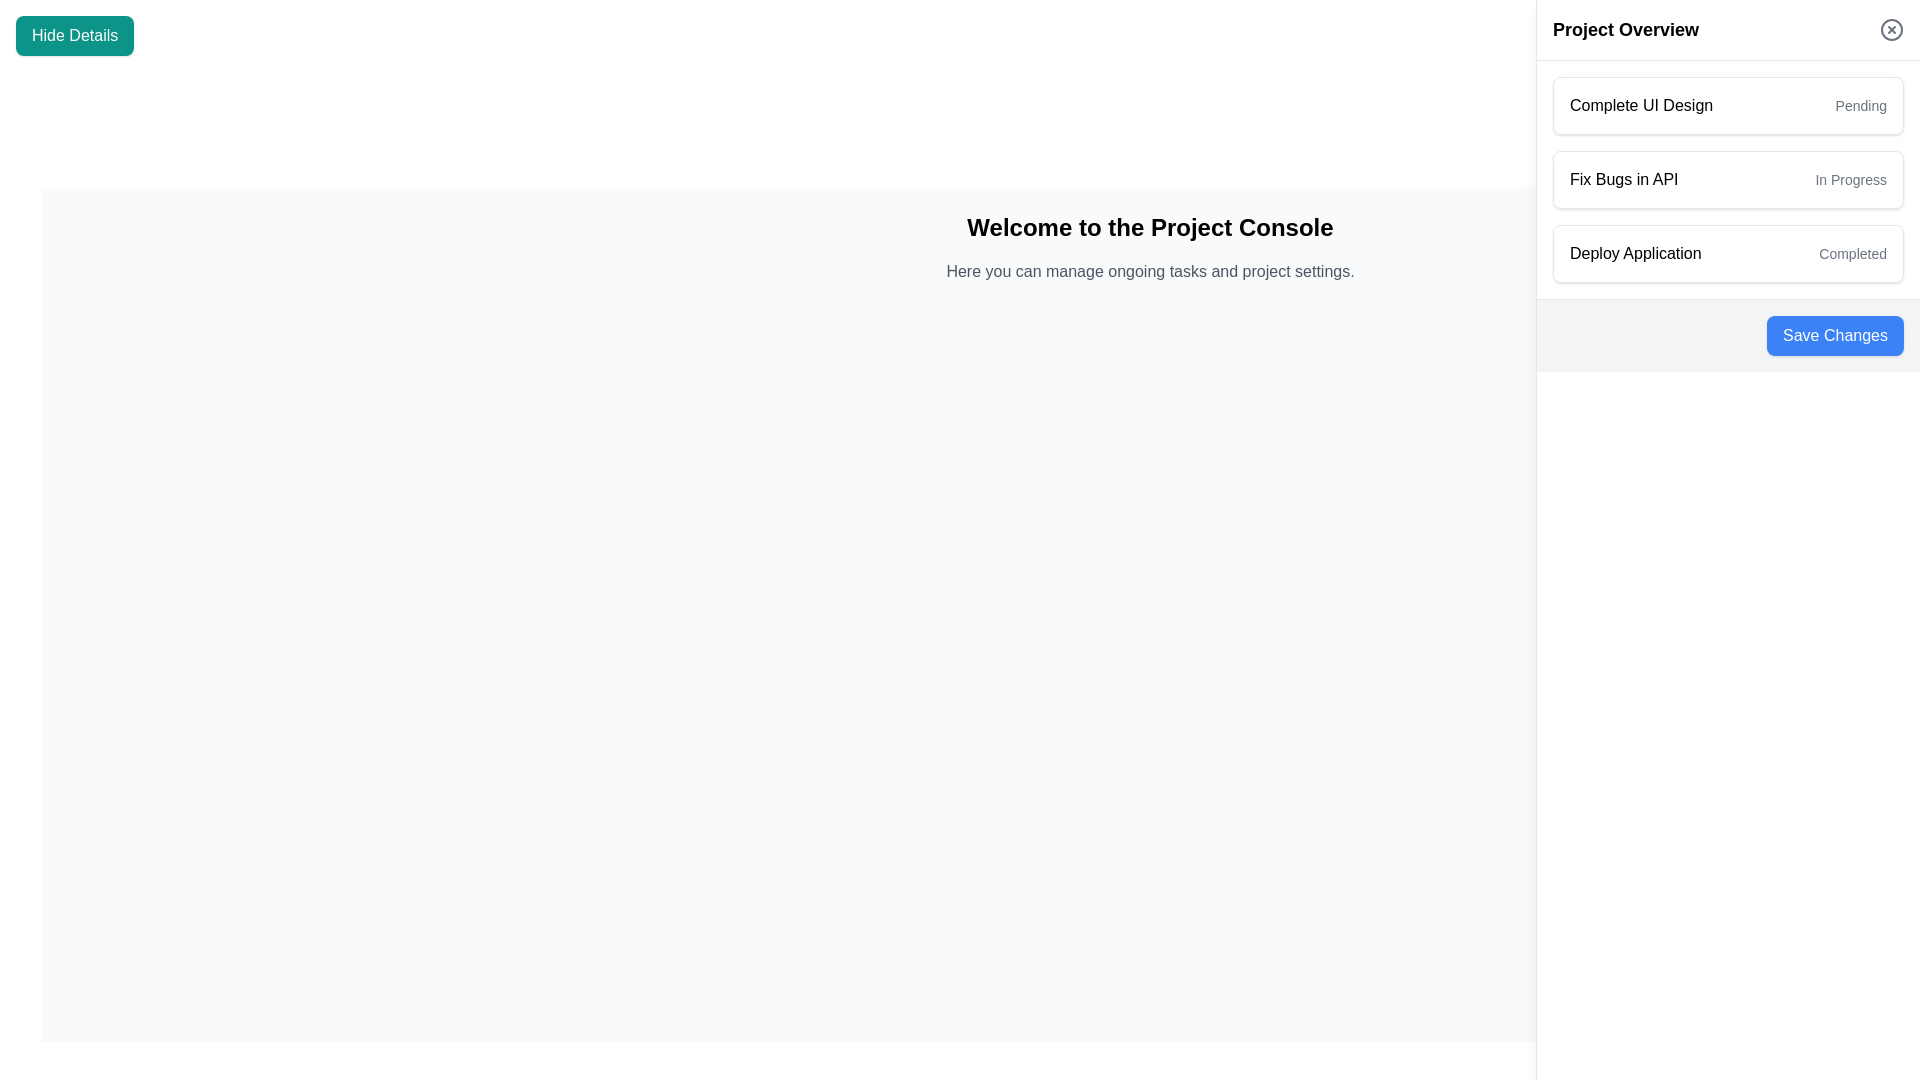 This screenshot has width=1920, height=1080. What do you see at coordinates (1850, 180) in the screenshot?
I see `the status label displaying 'In Progress' in light gray color, located next to the 'Fix Bugs in API' item in the 'Project Overview' section` at bounding box center [1850, 180].